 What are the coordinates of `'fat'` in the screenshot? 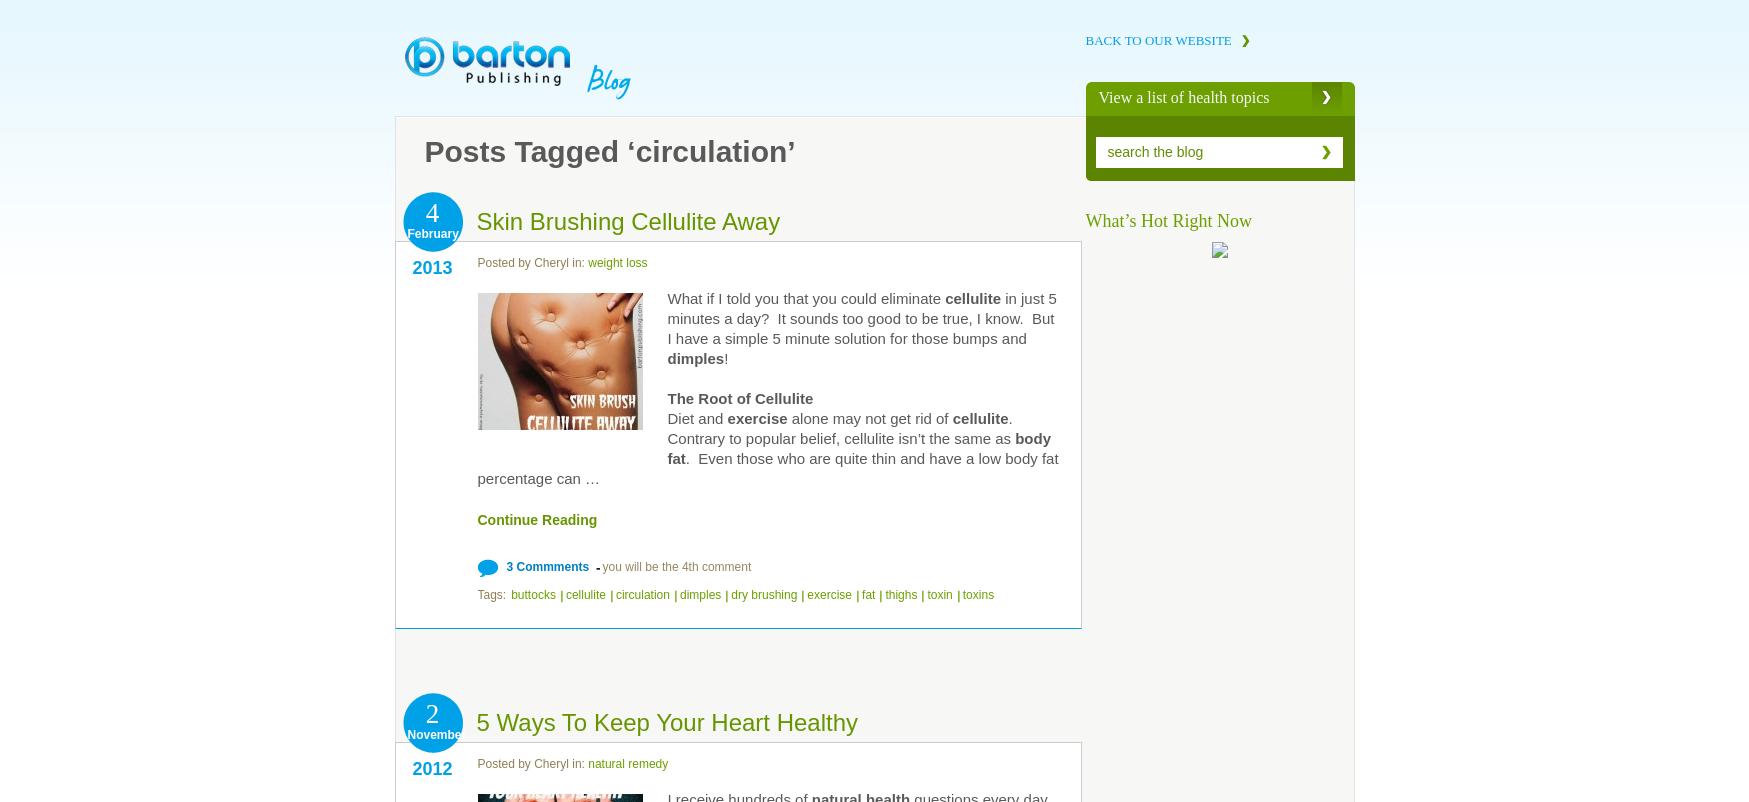 It's located at (867, 595).